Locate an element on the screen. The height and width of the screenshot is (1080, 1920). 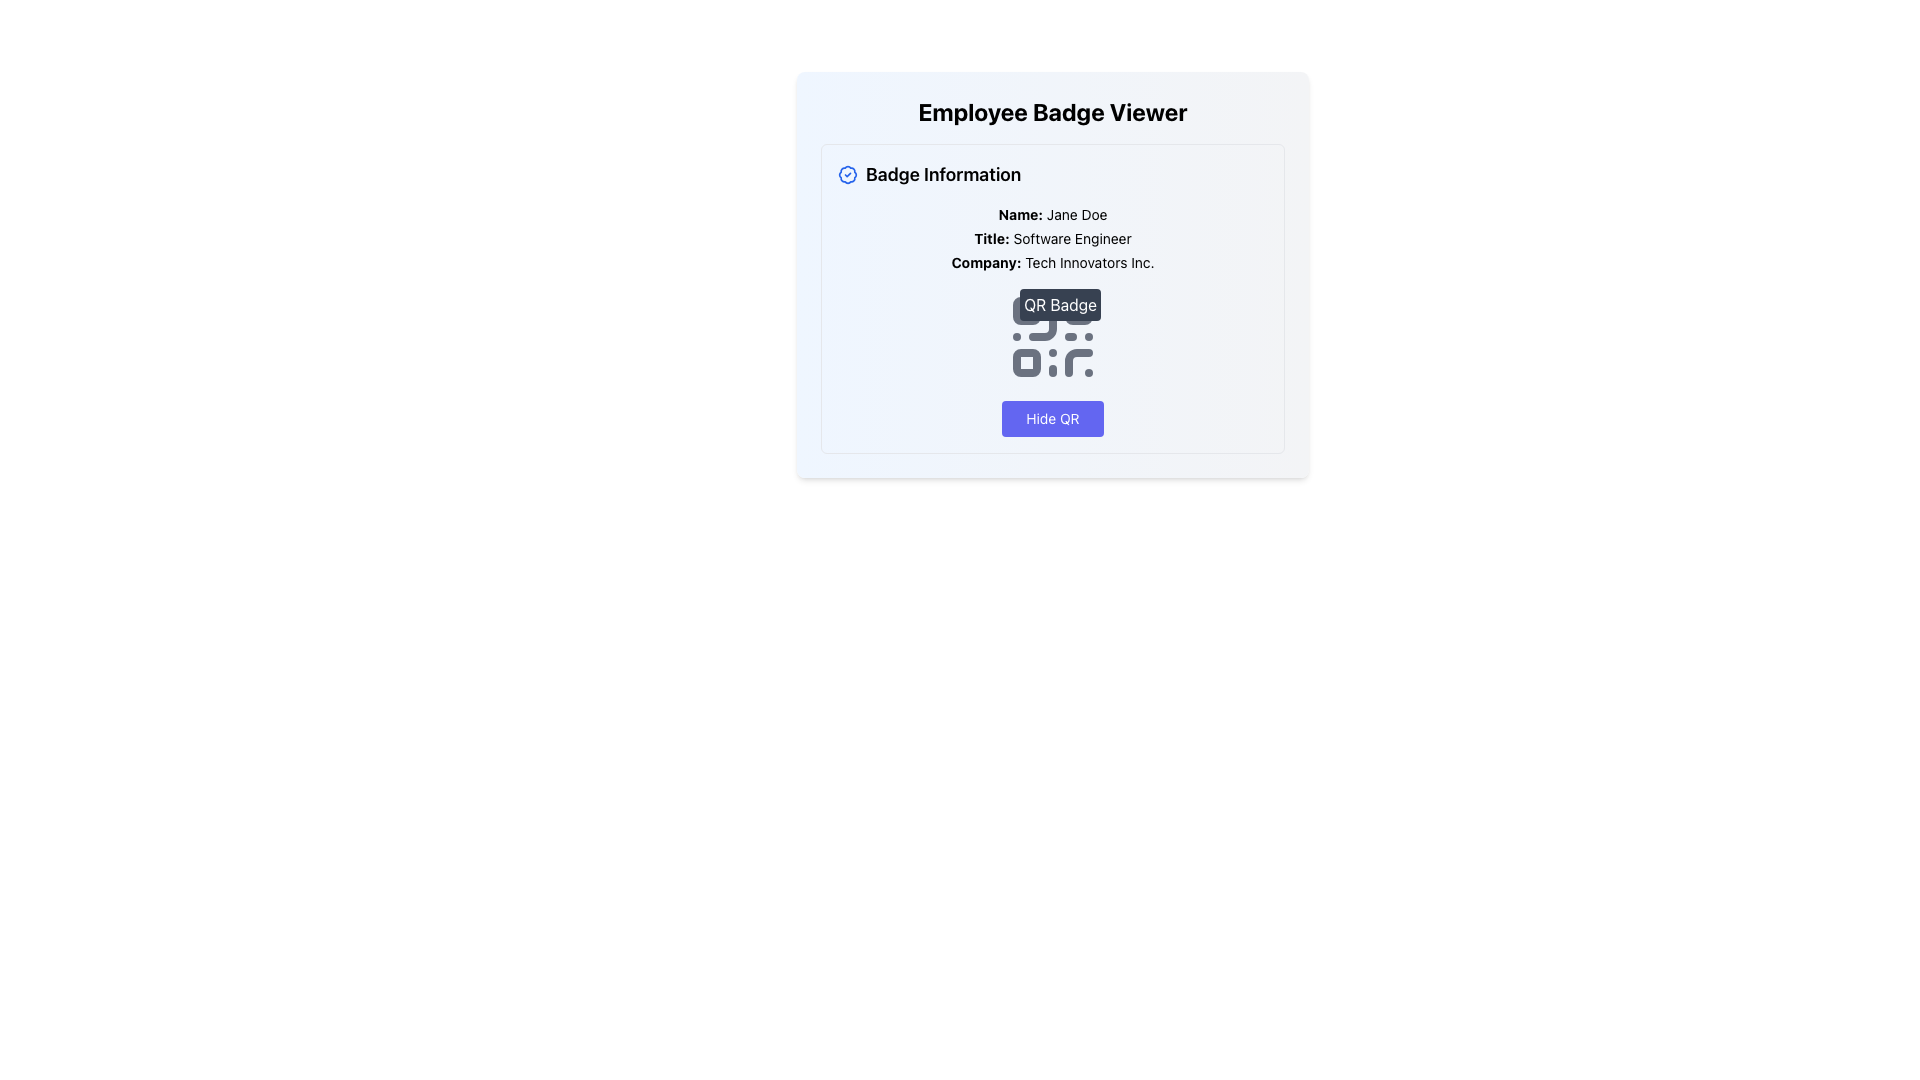
the graphical QR code element labeled 'QR Badge', which is located below the employee information section and above the 'Hide QR' button is located at coordinates (1051, 335).